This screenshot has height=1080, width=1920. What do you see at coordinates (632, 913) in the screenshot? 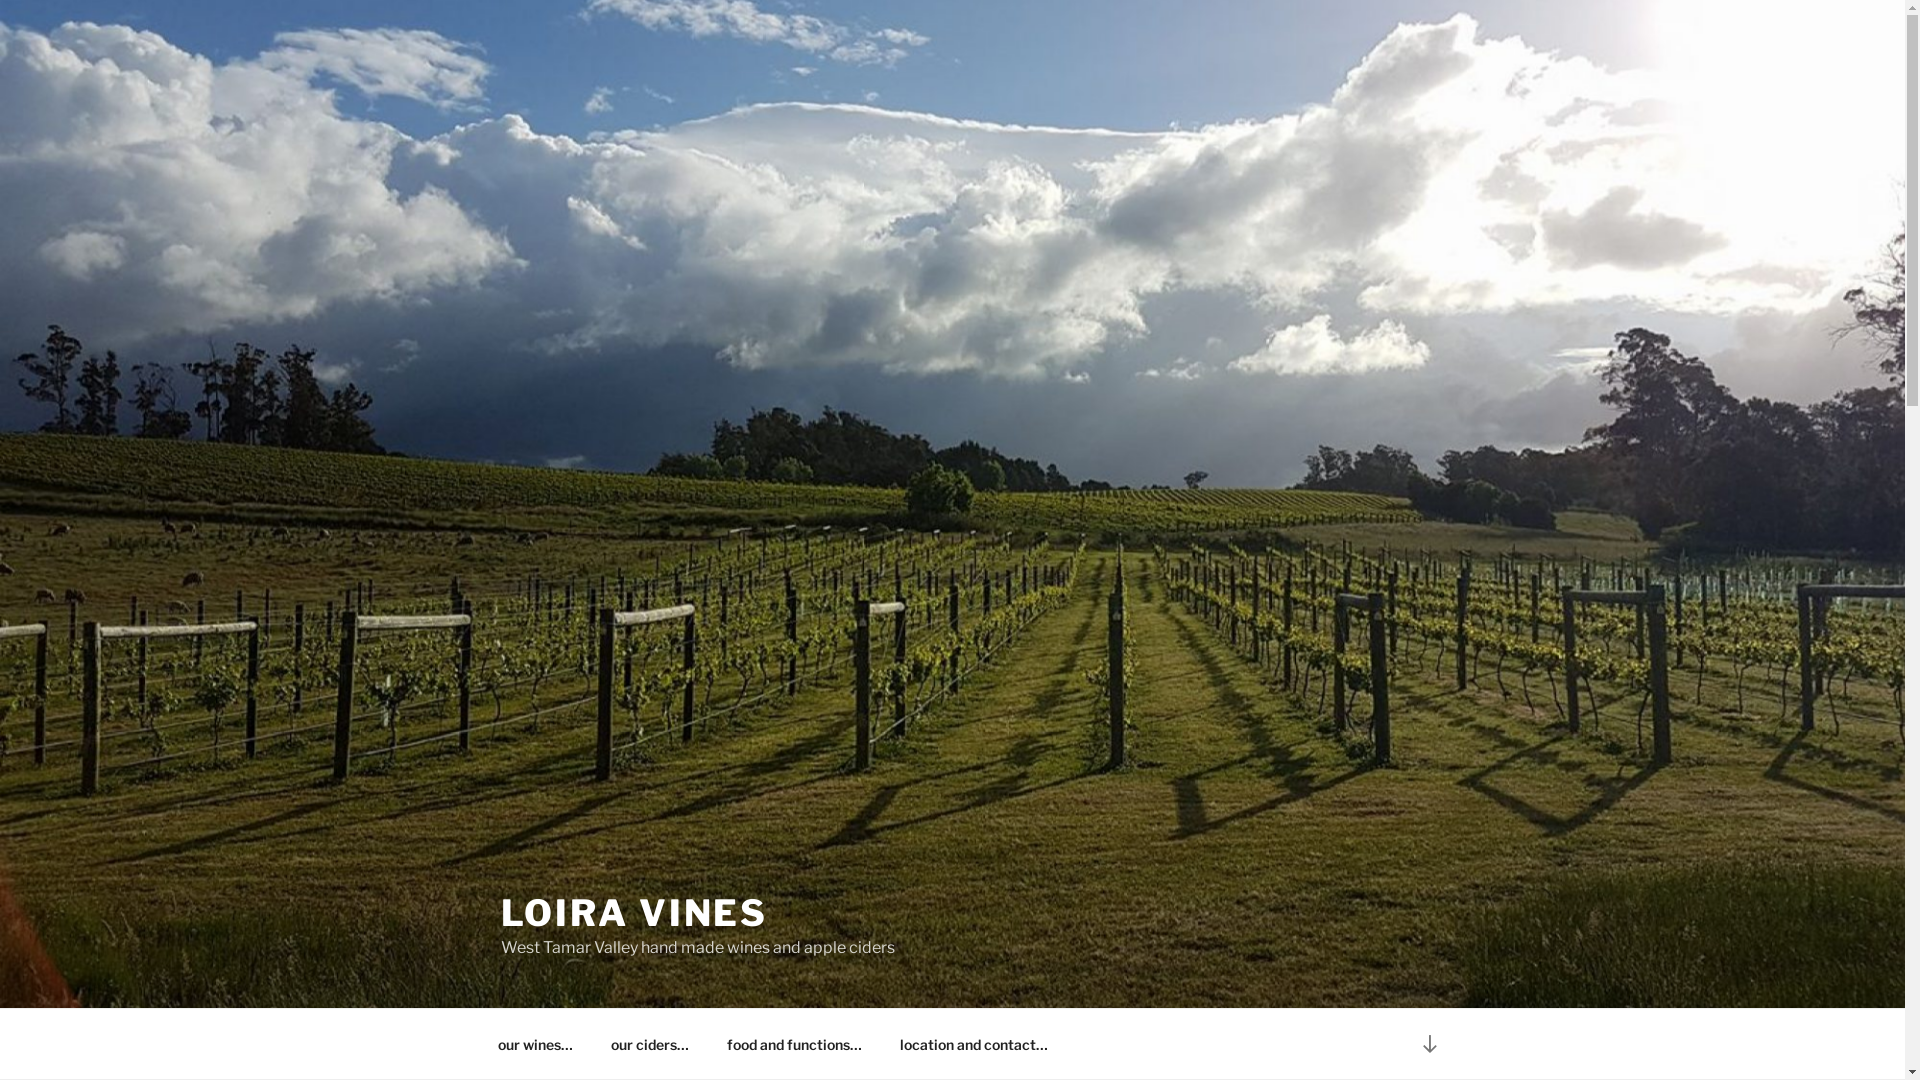
I see `'LOIRA VINES'` at bounding box center [632, 913].